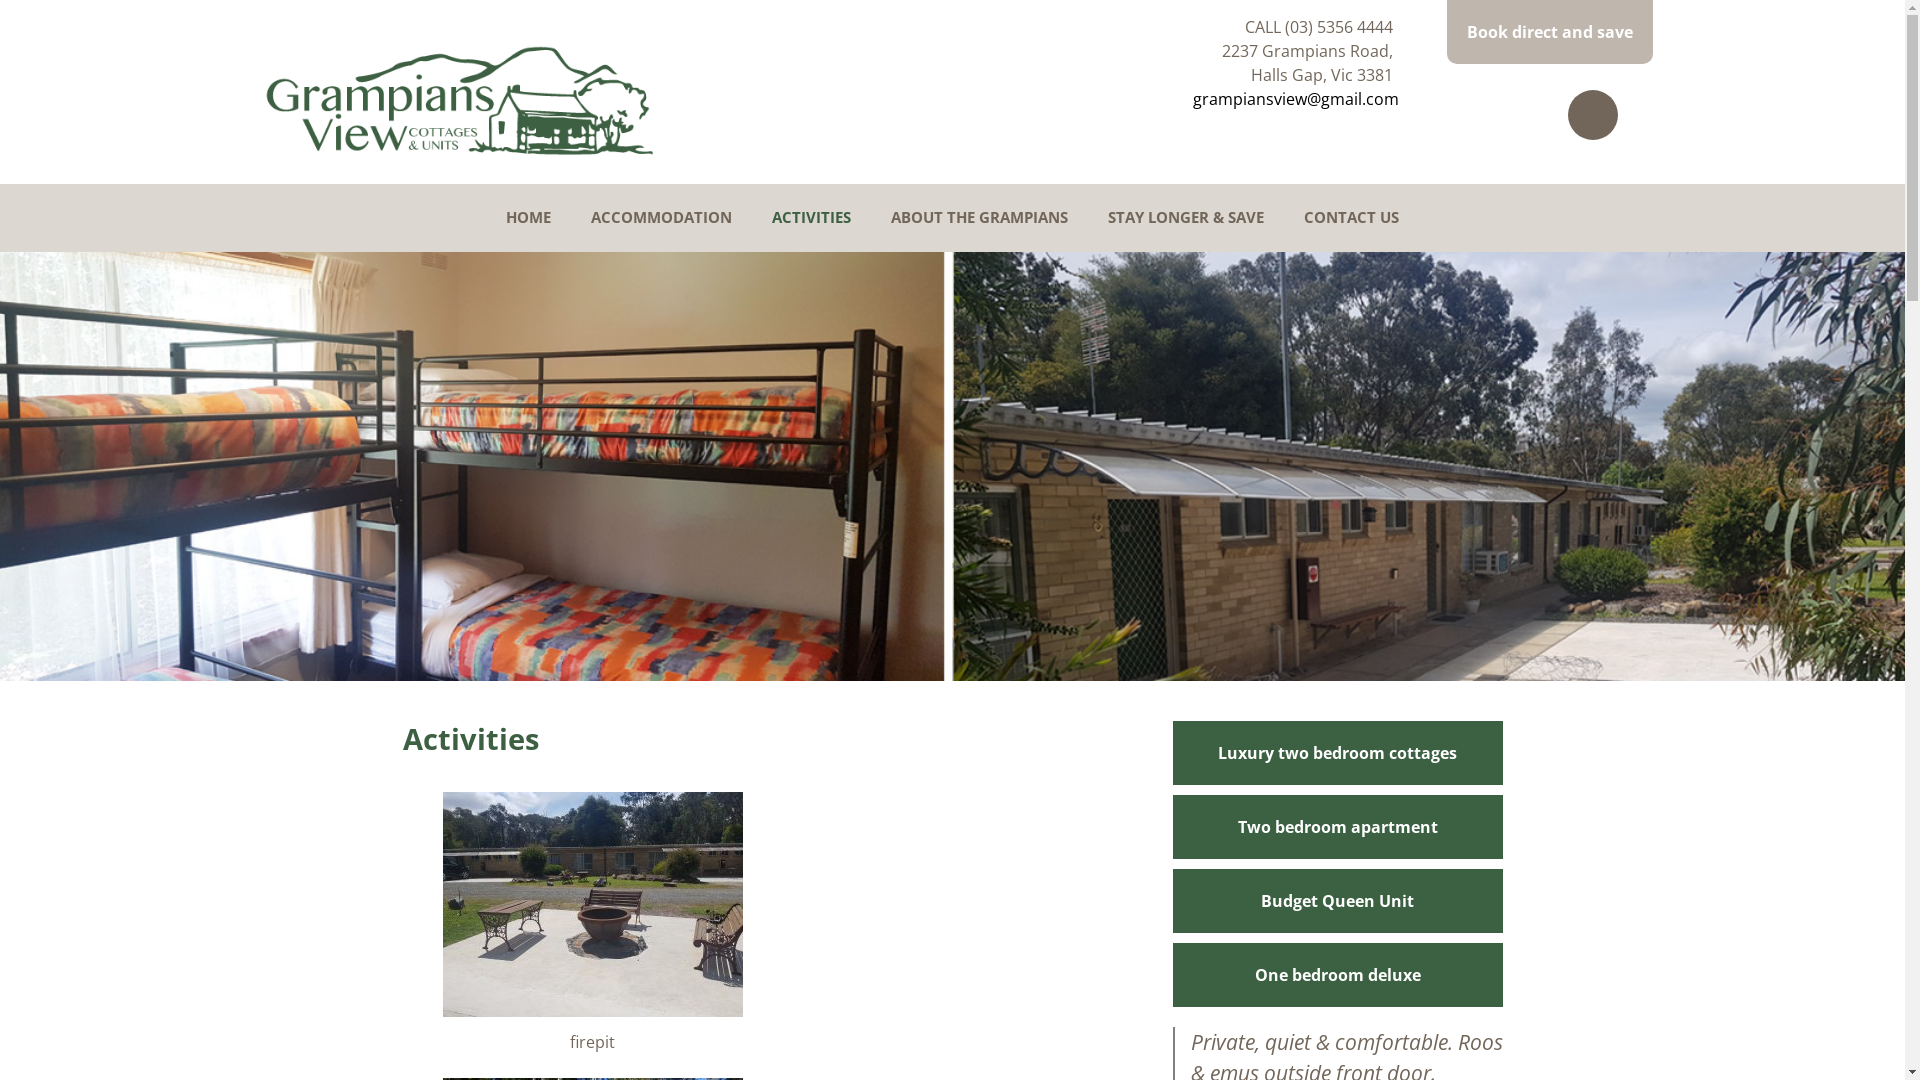 This screenshot has height=1080, width=1920. I want to click on 'HOME', so click(528, 218).